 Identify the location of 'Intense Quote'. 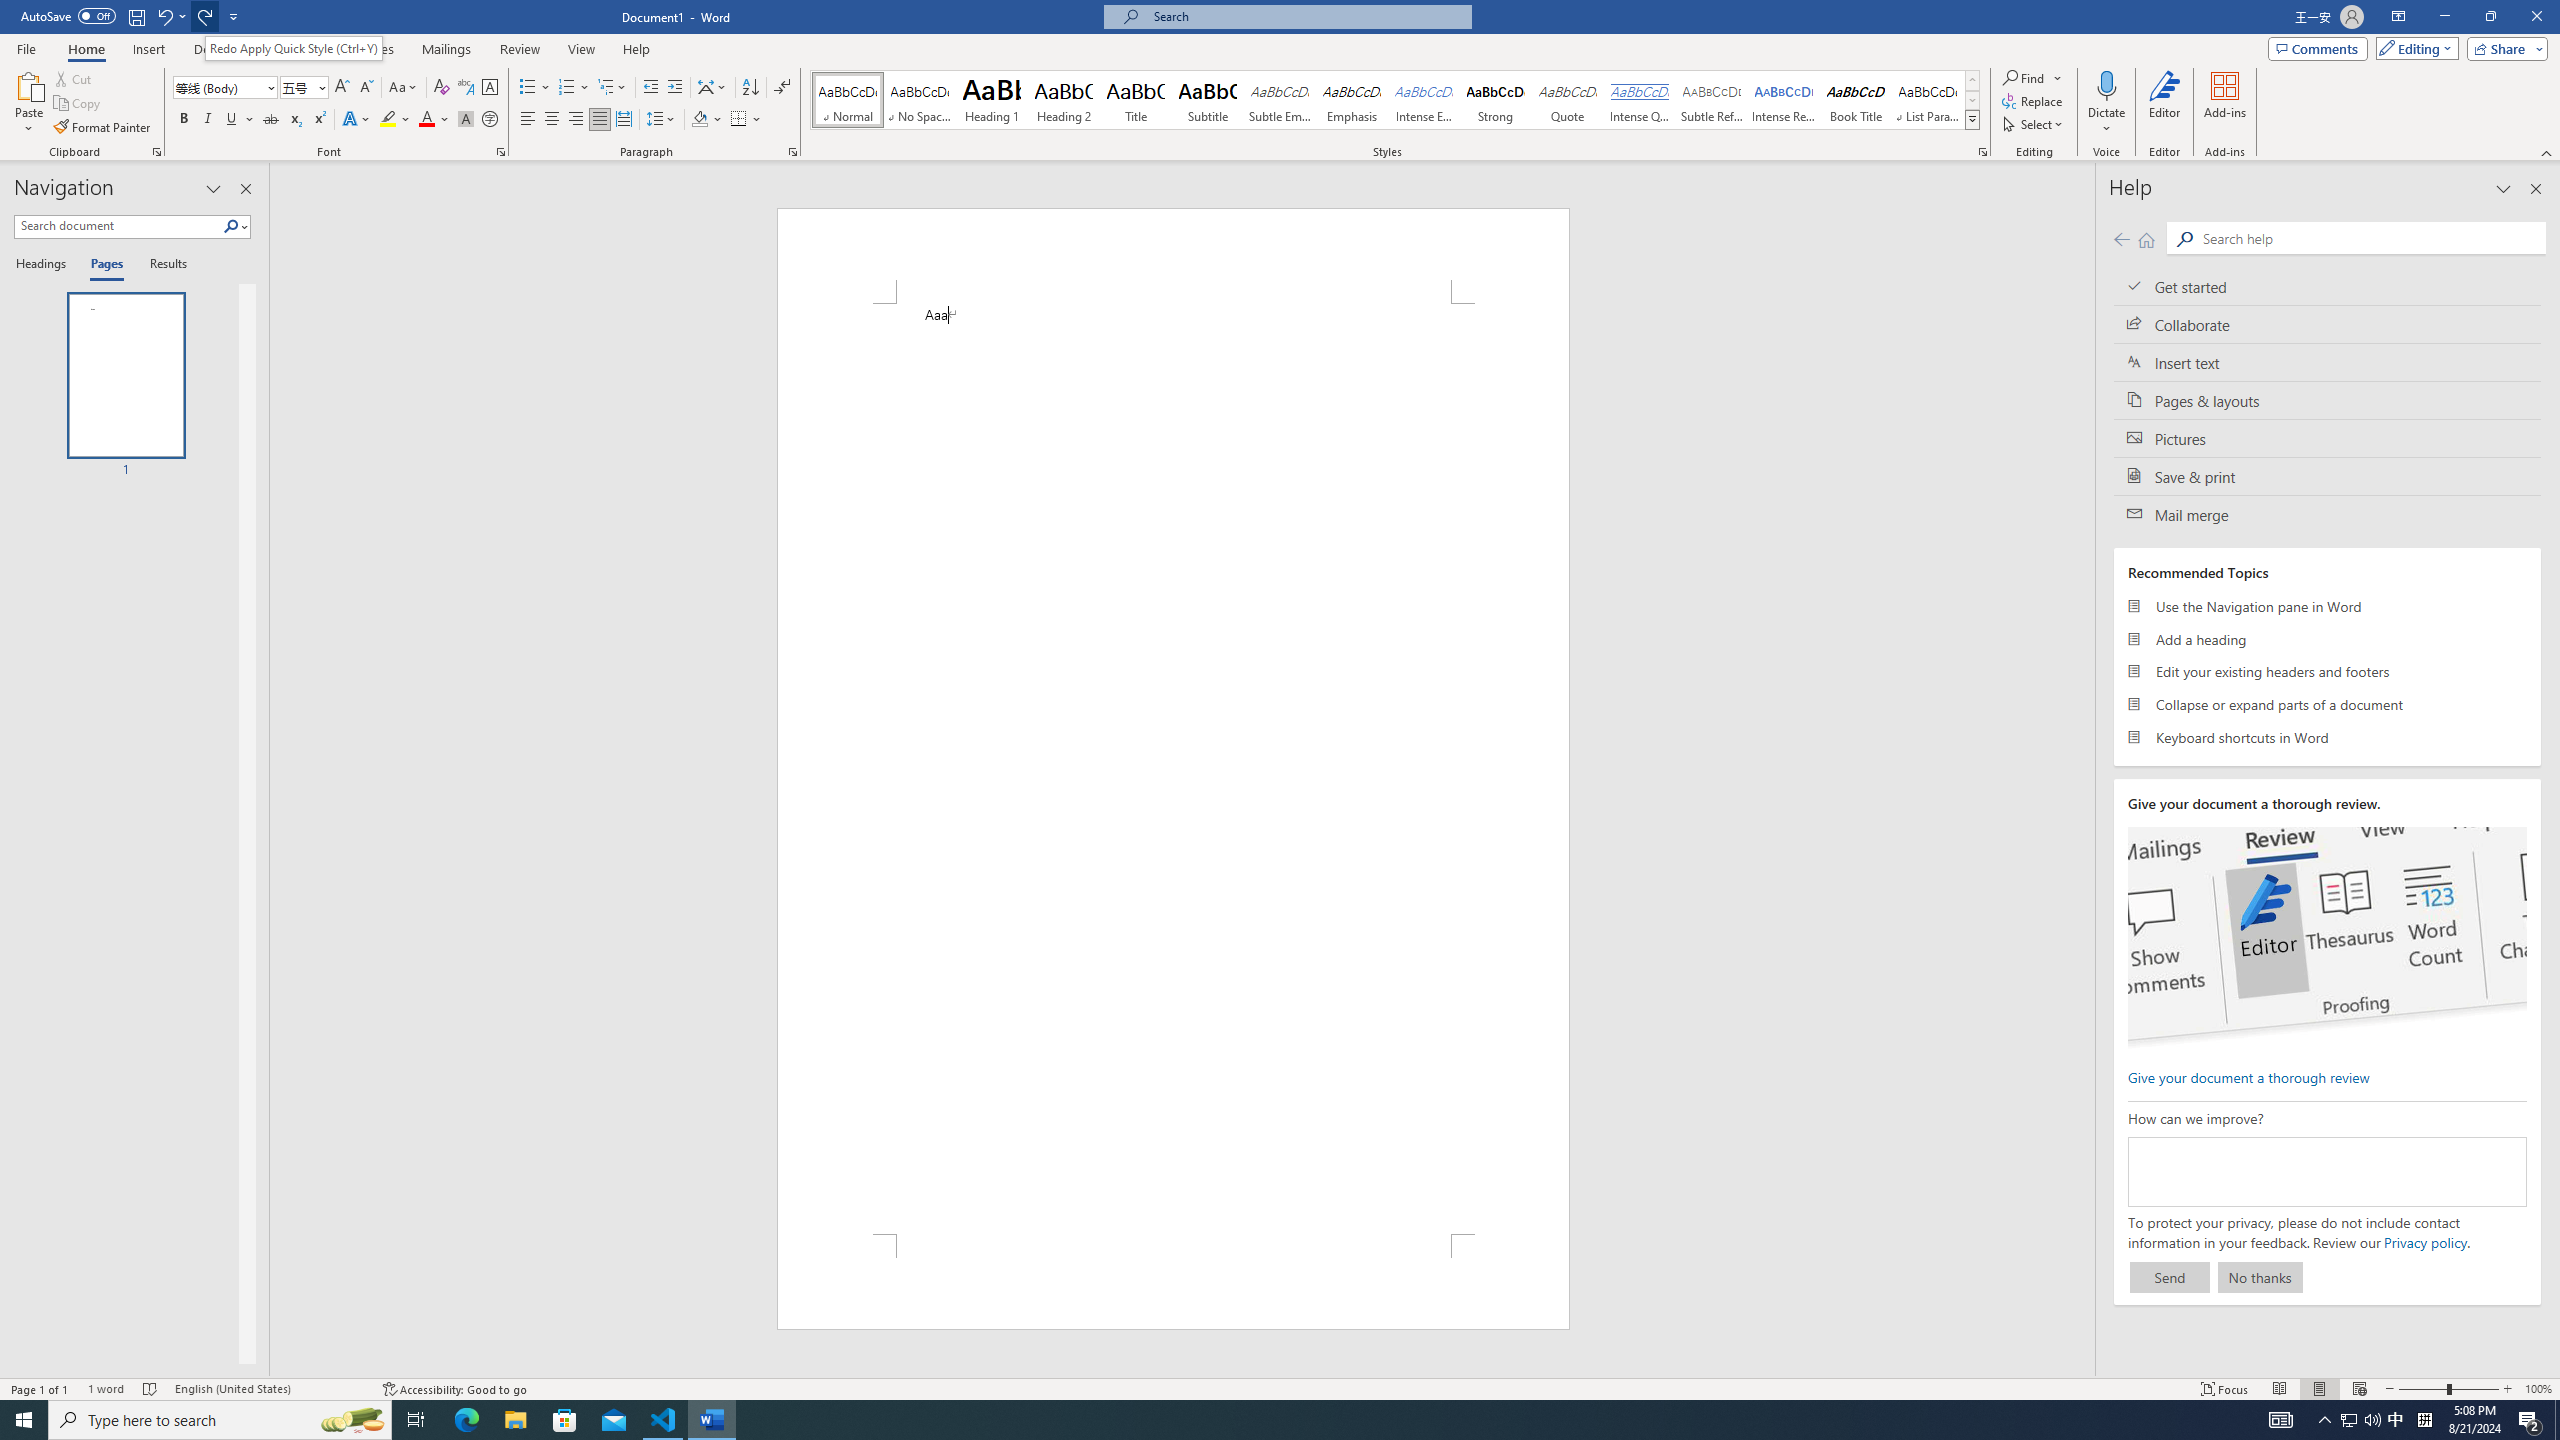
(1639, 99).